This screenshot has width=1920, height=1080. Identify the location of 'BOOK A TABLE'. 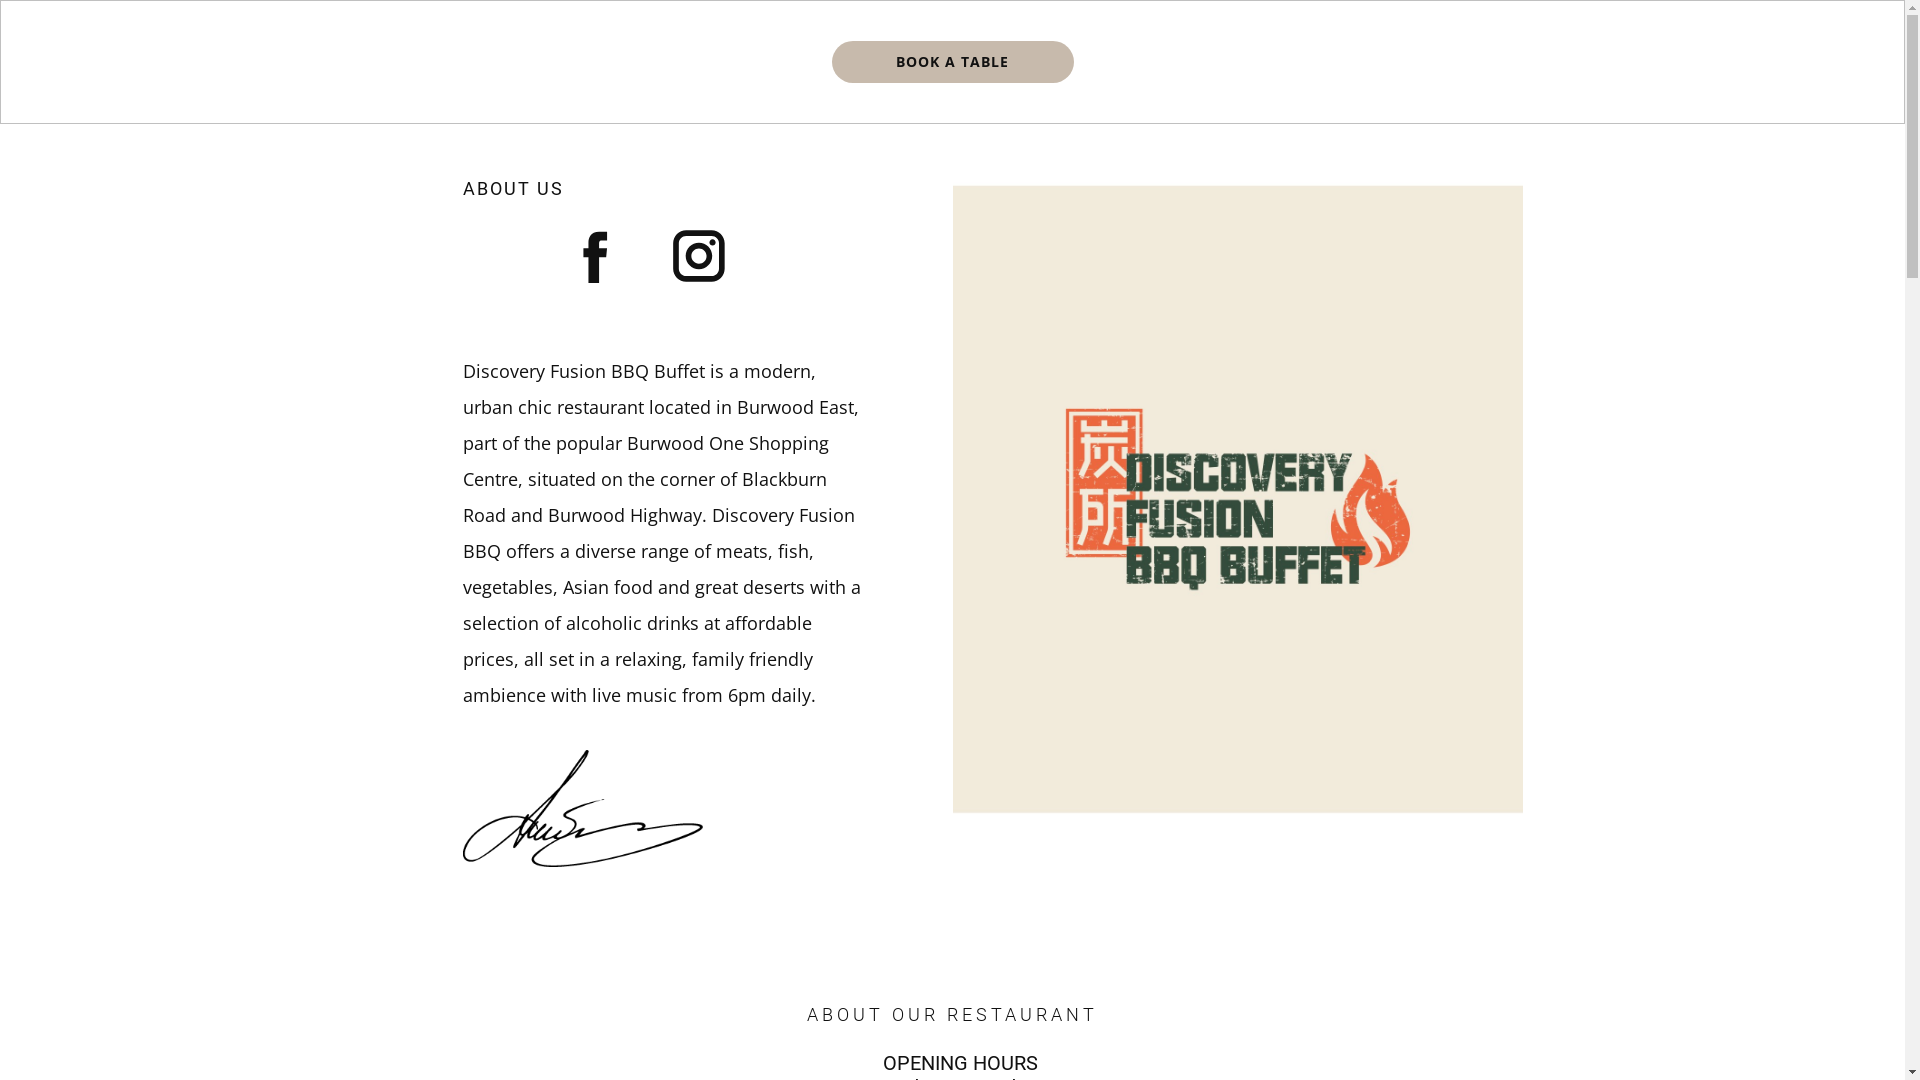
(952, 60).